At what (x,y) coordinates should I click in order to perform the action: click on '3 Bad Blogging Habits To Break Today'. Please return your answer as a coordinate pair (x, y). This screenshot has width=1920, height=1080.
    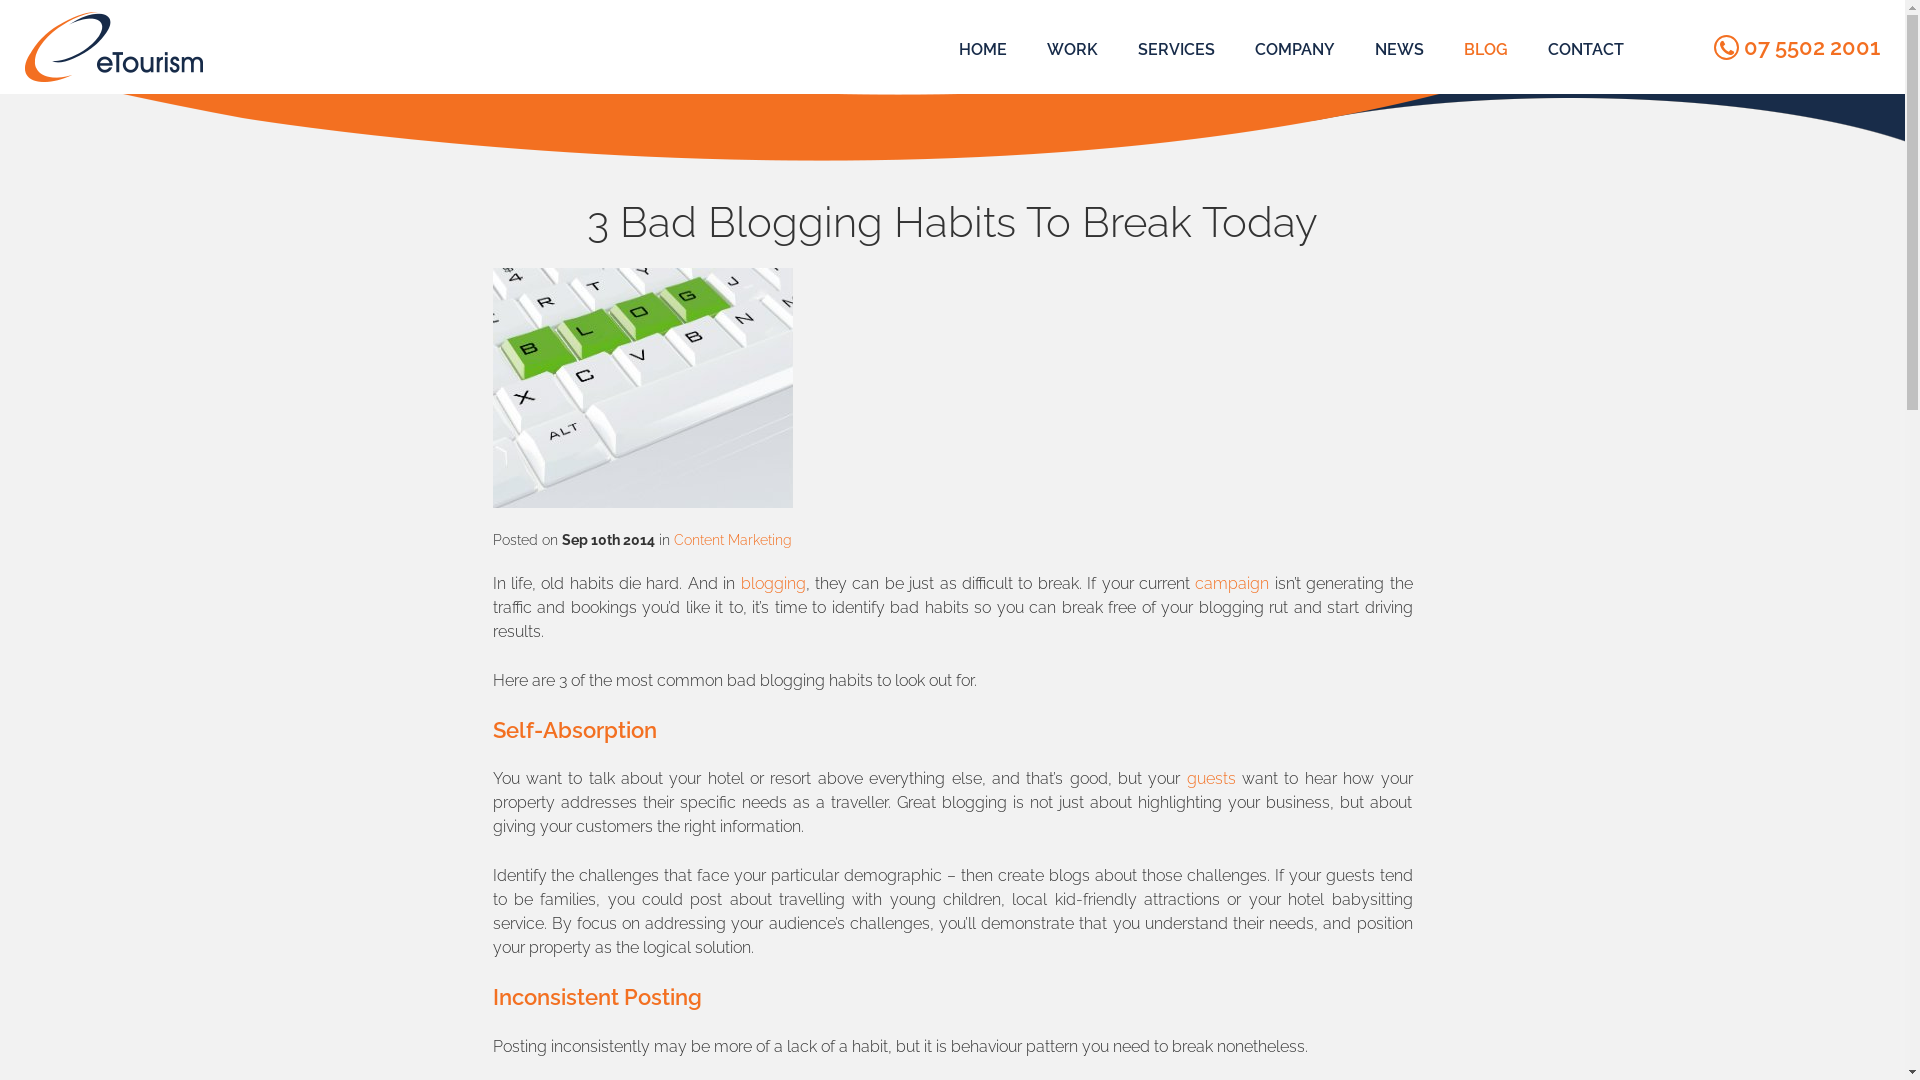
    Looking at the image, I should click on (642, 388).